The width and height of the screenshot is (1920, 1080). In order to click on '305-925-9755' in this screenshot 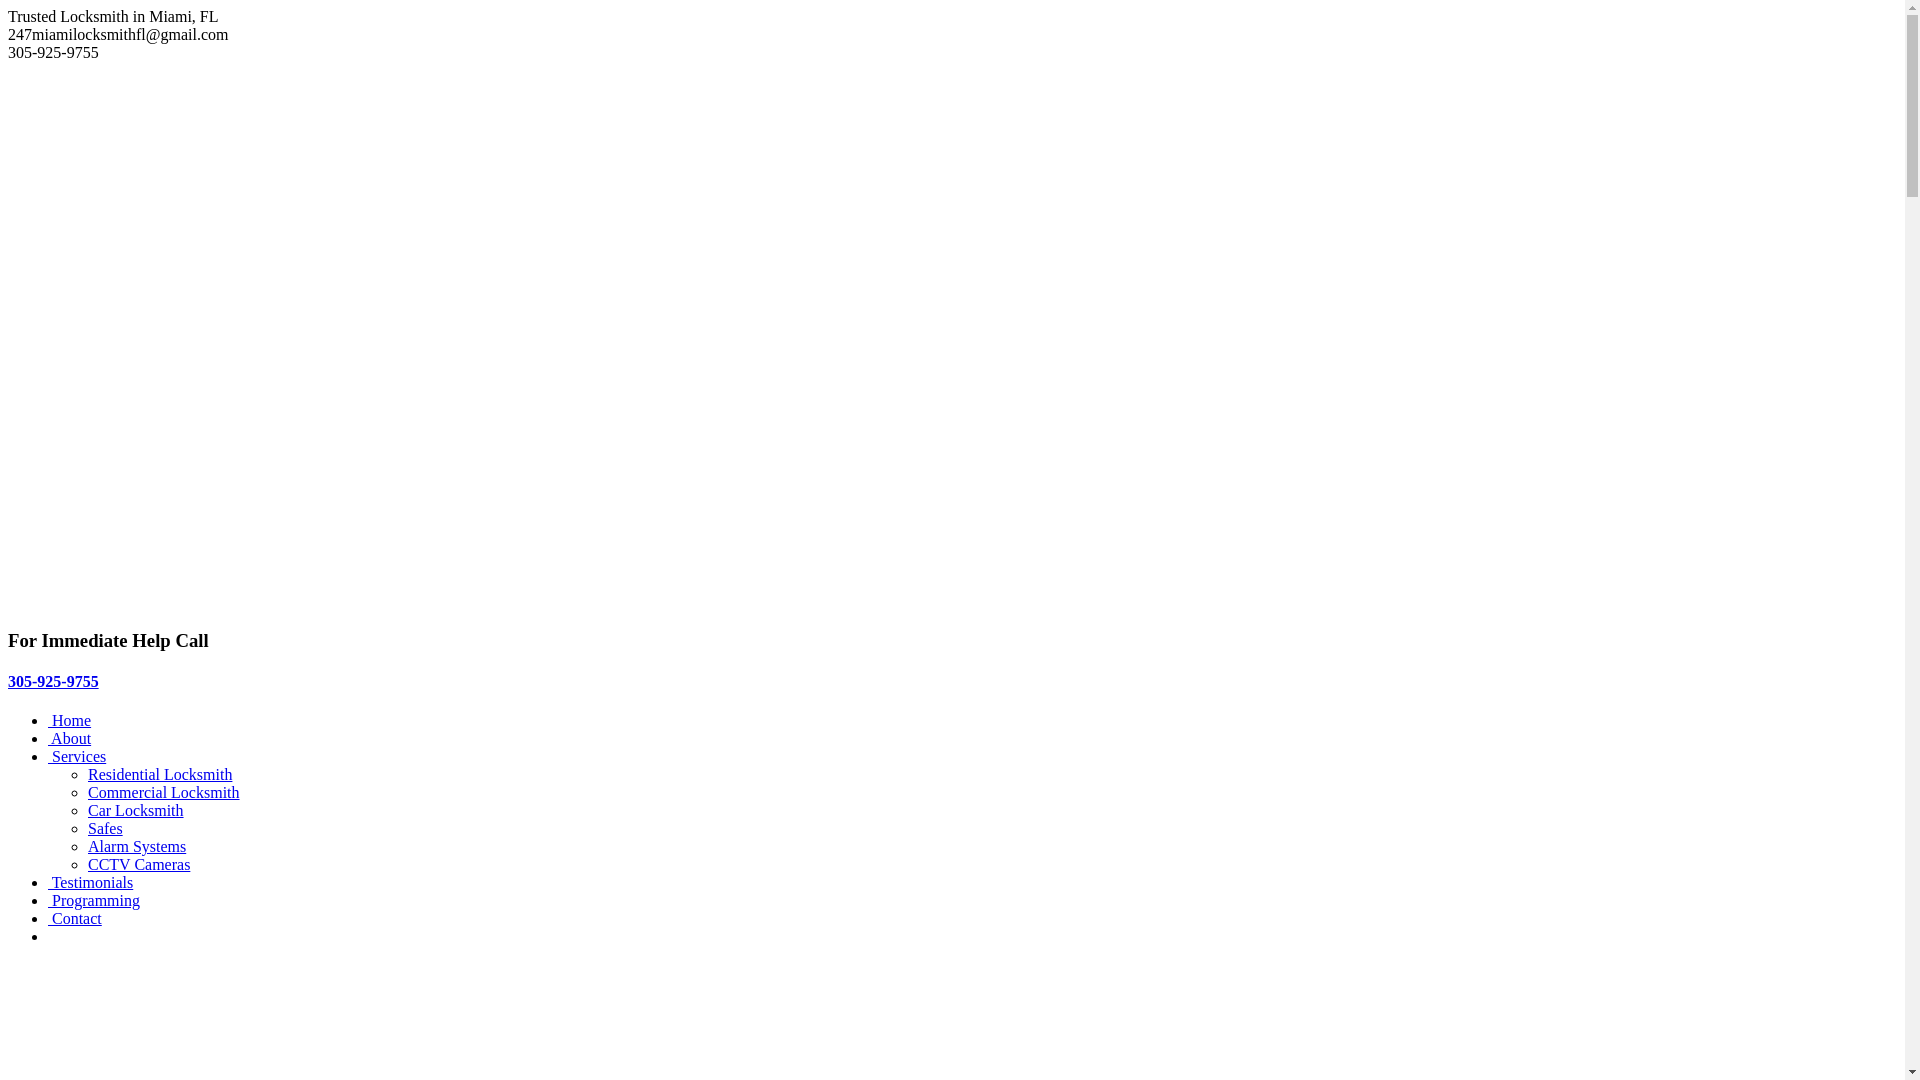, I will do `click(53, 680)`.